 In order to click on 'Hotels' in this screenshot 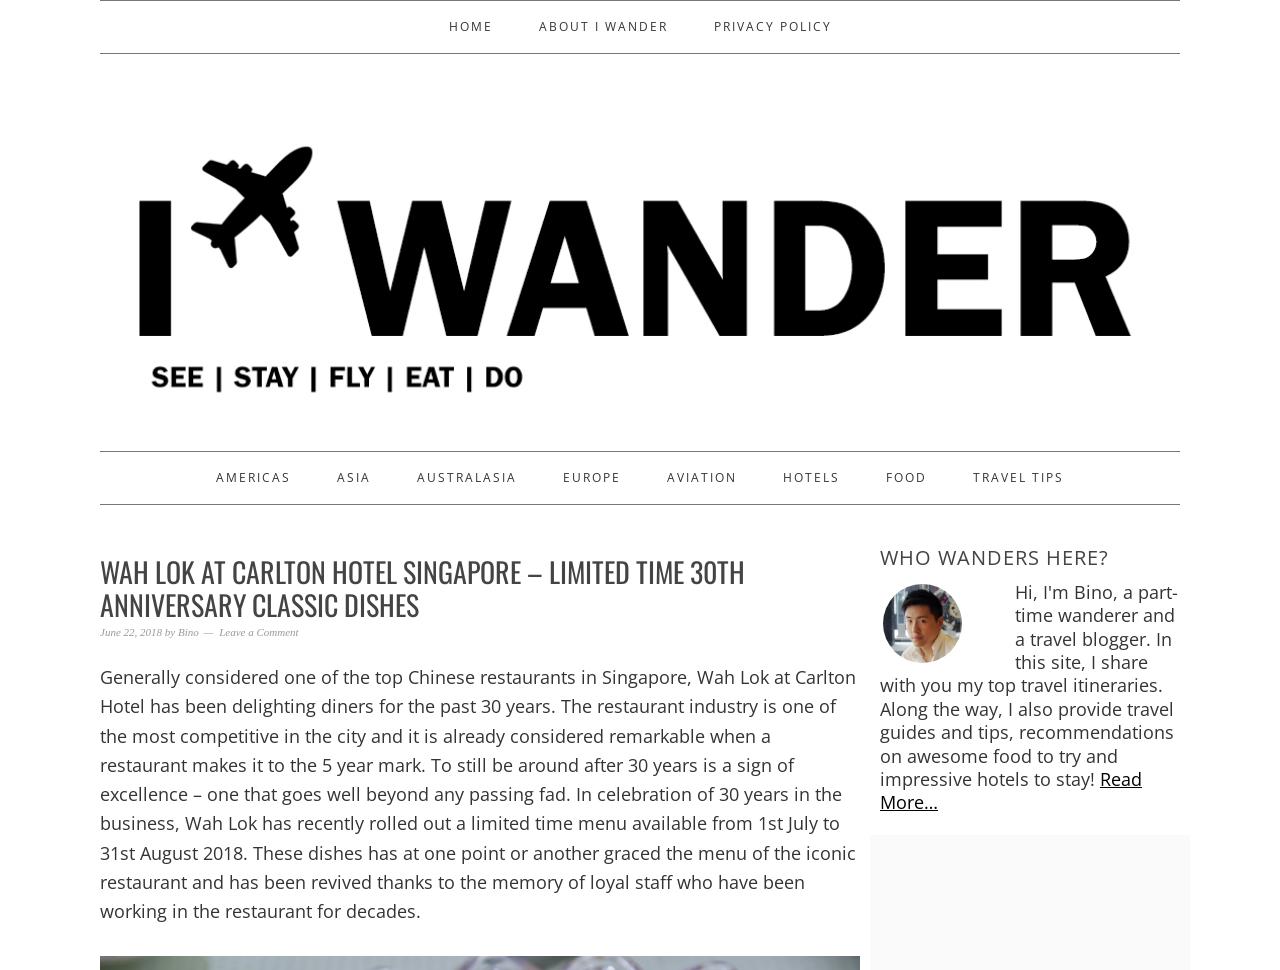, I will do `click(811, 475)`.